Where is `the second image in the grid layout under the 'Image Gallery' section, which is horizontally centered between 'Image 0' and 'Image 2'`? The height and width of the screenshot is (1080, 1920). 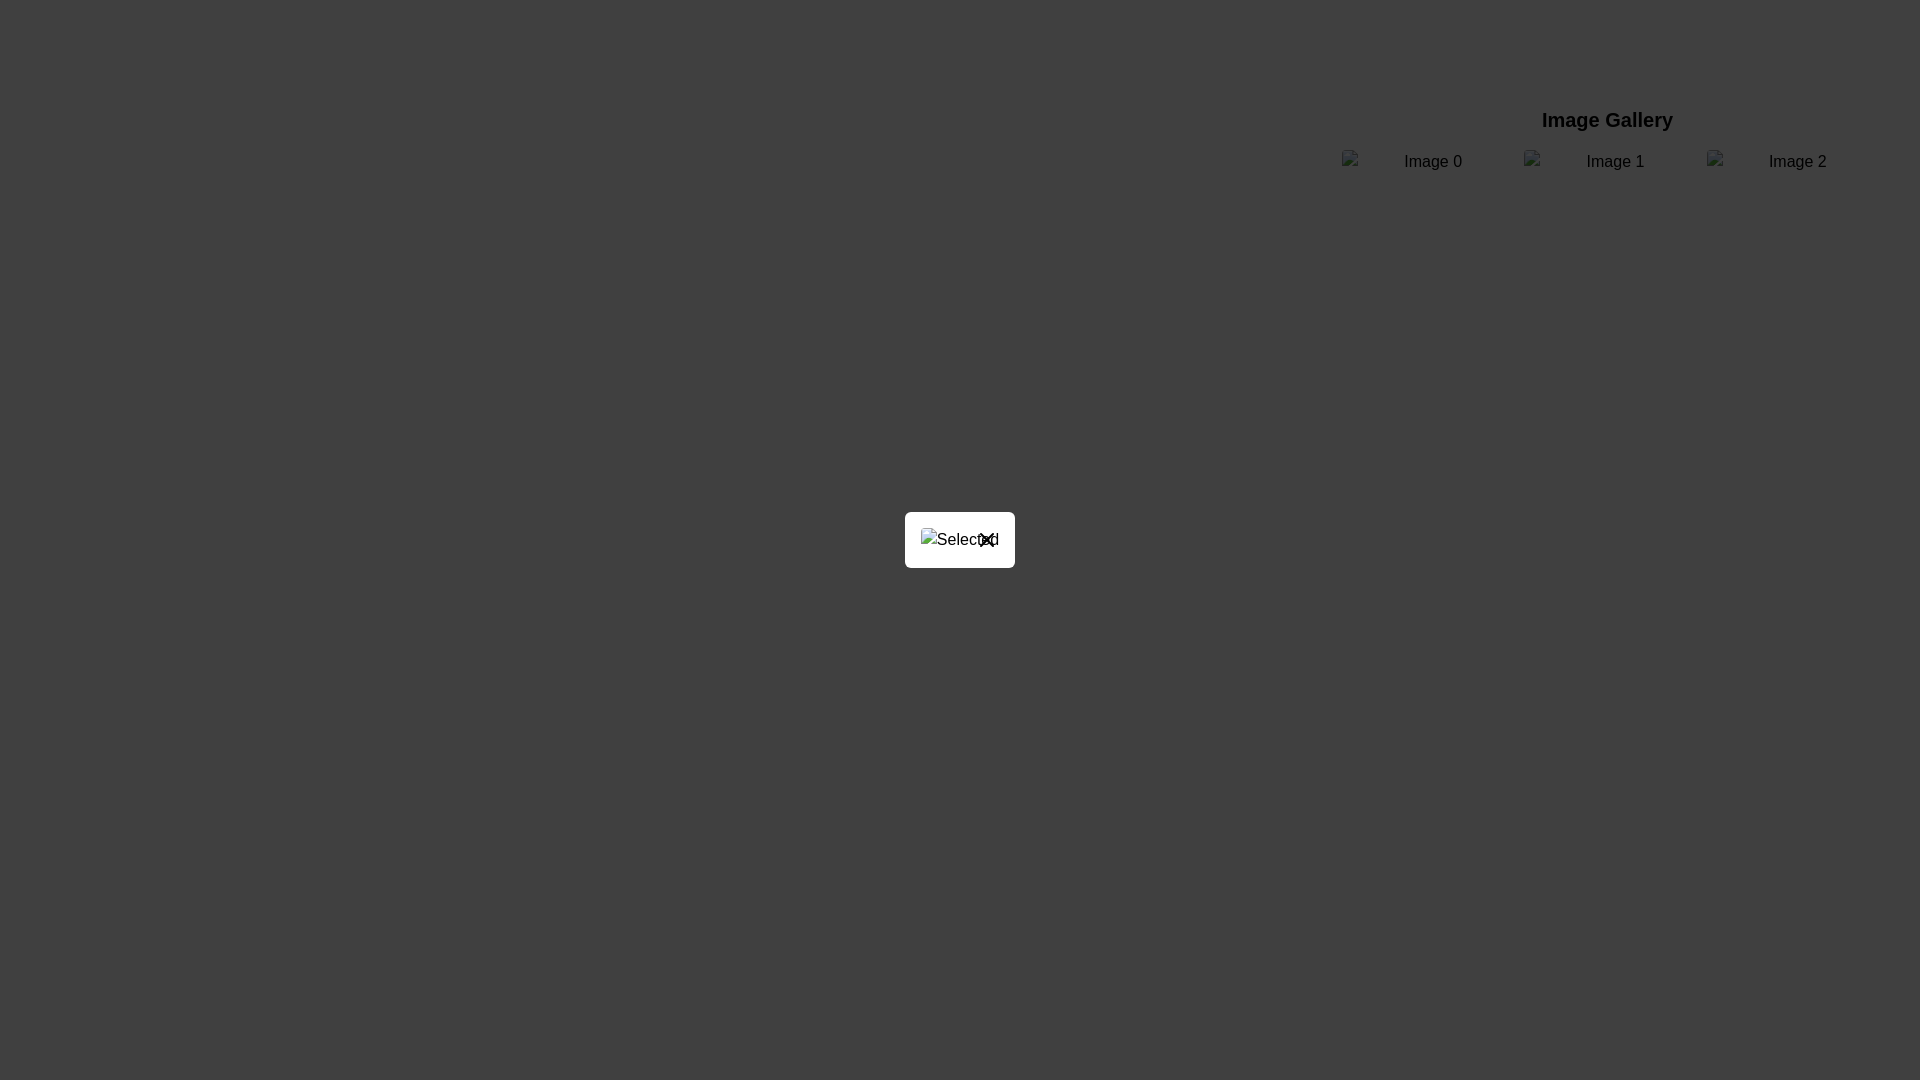
the second image in the grid layout under the 'Image Gallery' section, which is horizontally centered between 'Image 0' and 'Image 2' is located at coordinates (1607, 161).